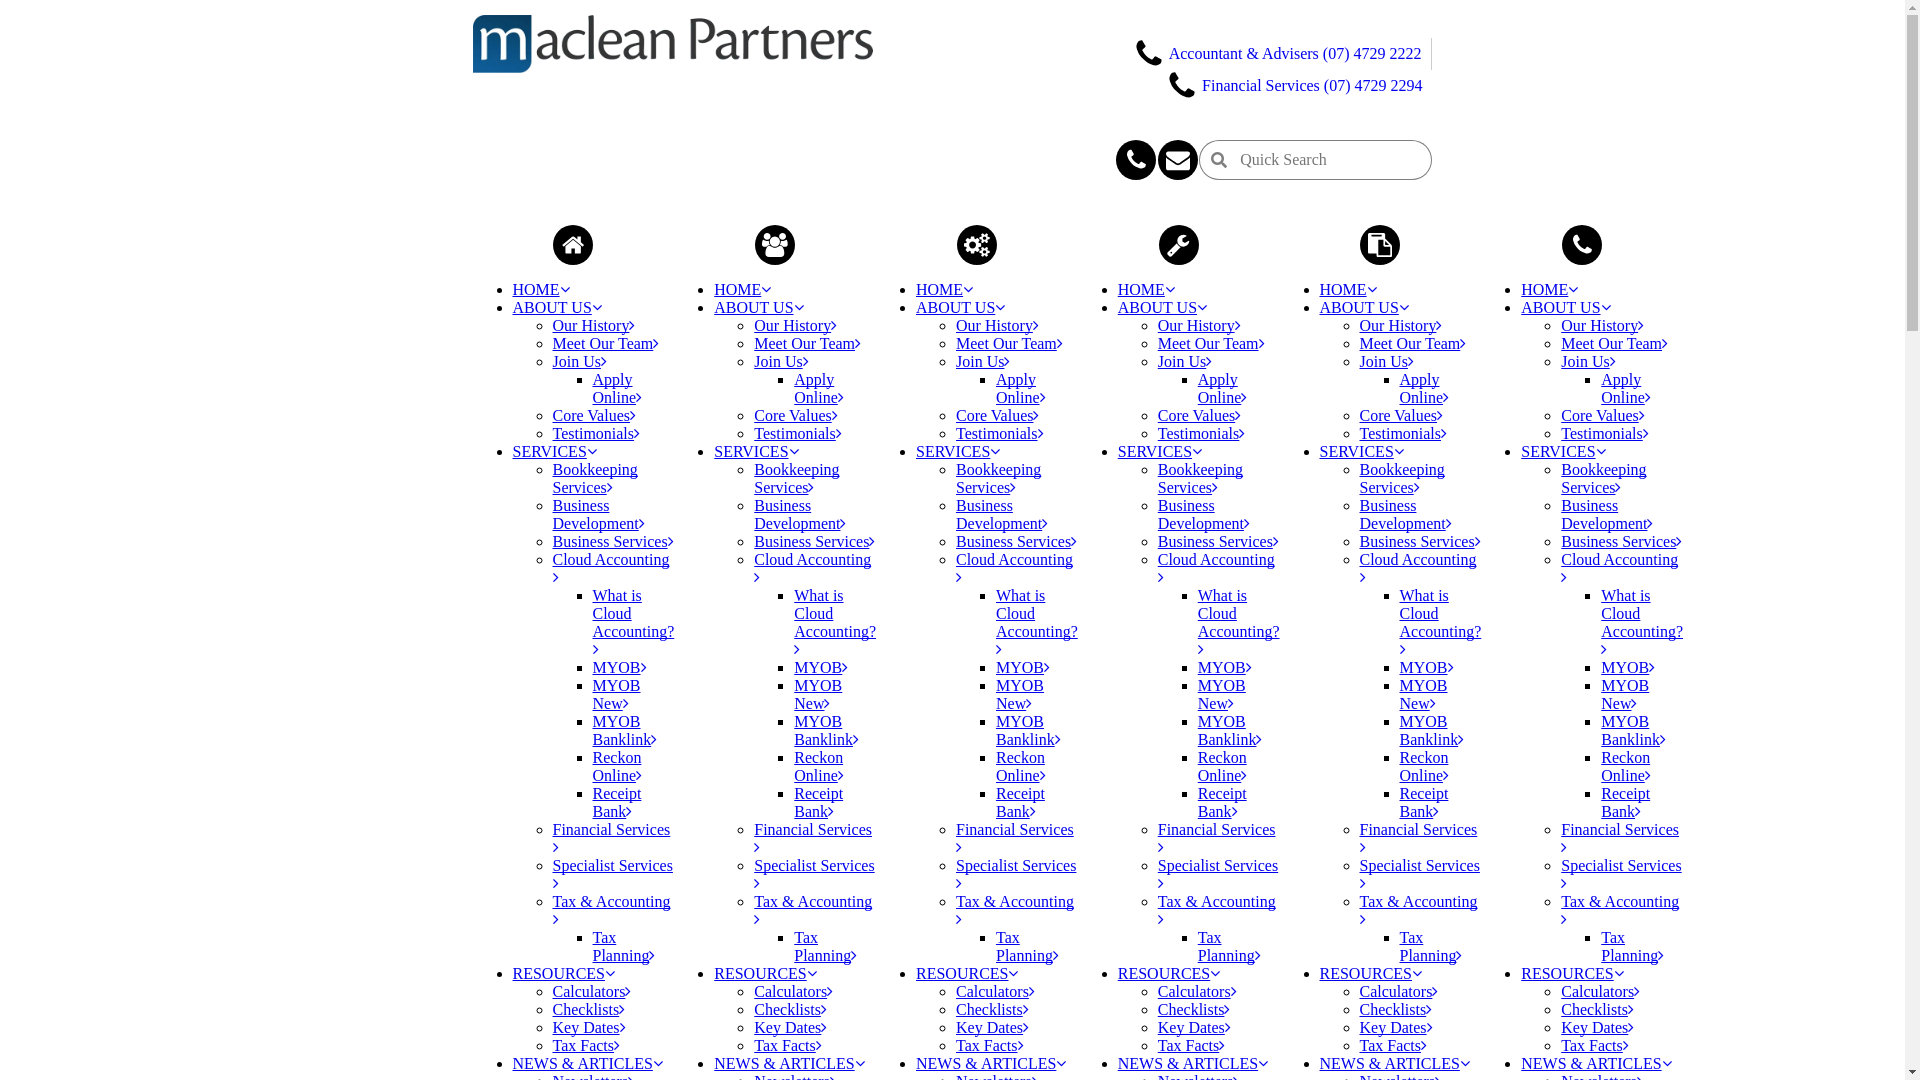 The height and width of the screenshot is (1080, 1920). Describe the element at coordinates (996, 667) in the screenshot. I see `'MYOB'` at that location.